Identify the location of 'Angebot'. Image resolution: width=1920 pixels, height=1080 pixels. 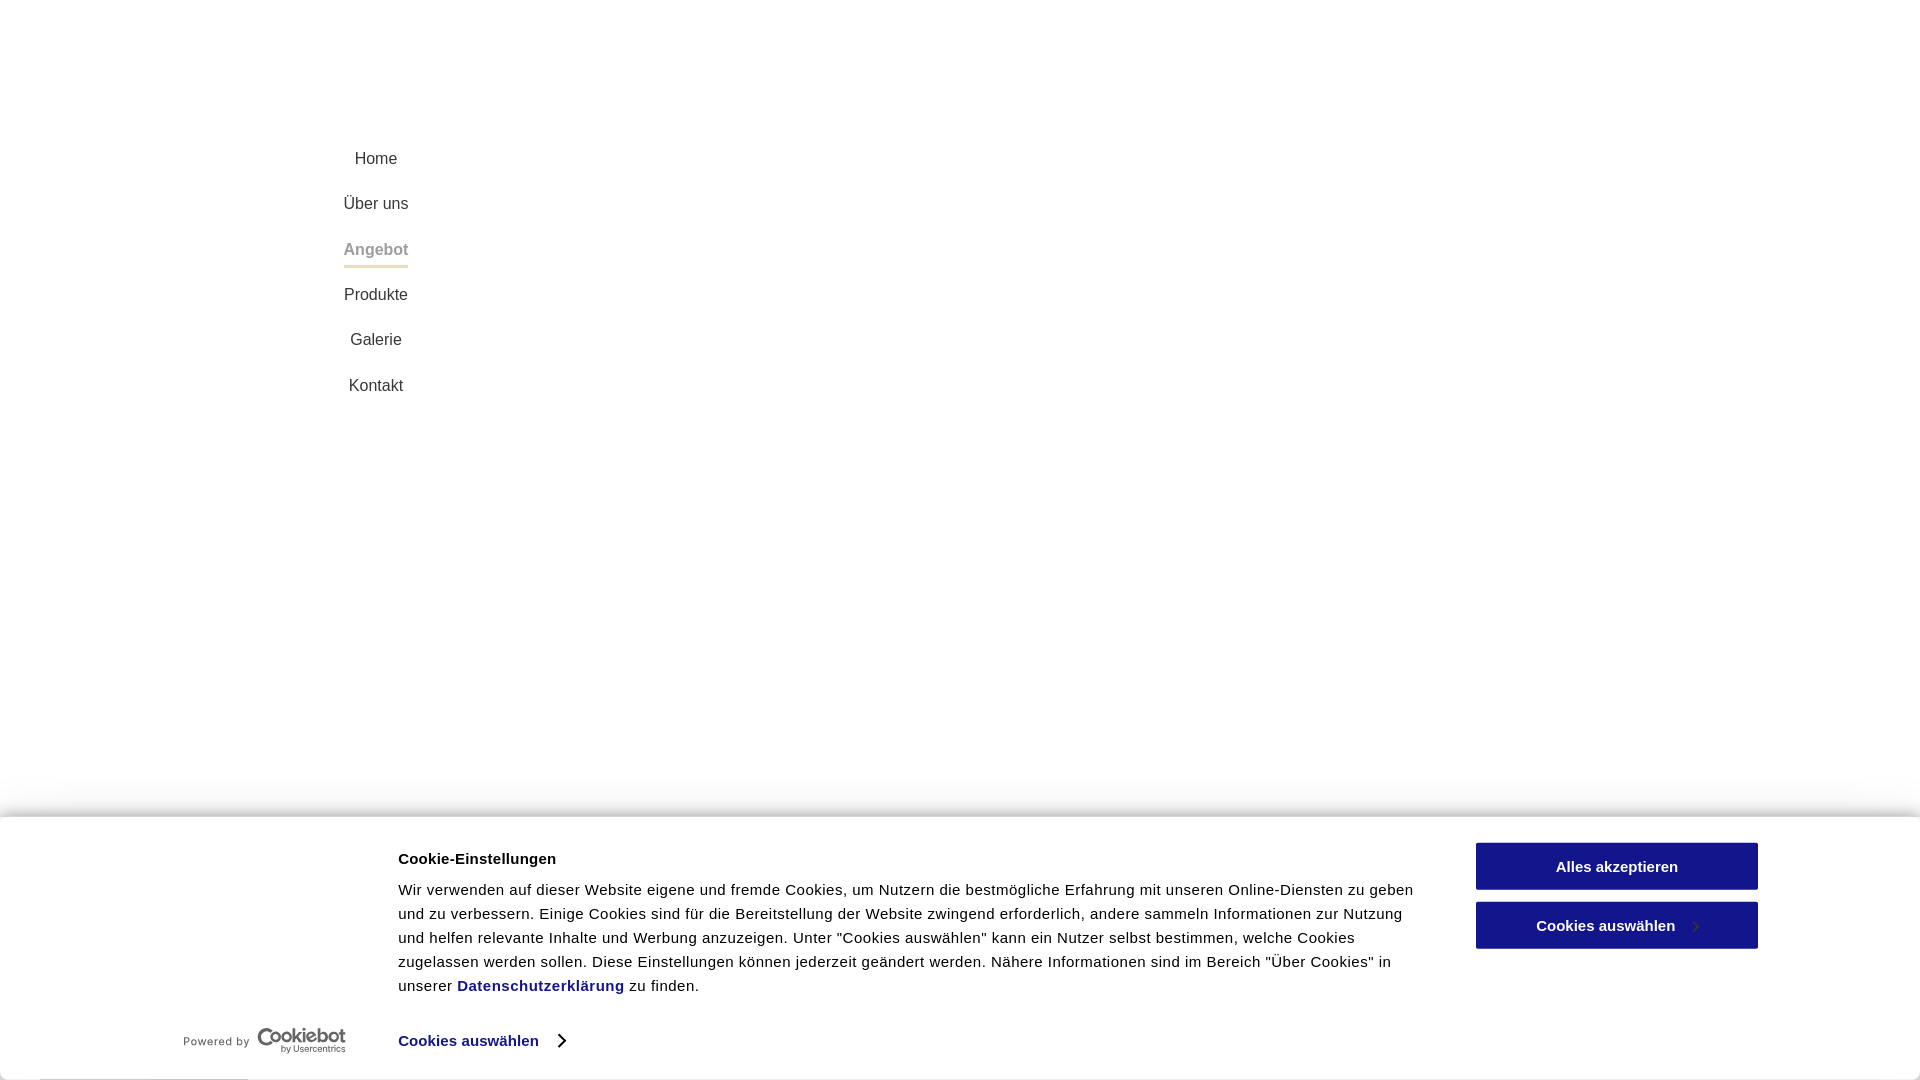
(904, 956).